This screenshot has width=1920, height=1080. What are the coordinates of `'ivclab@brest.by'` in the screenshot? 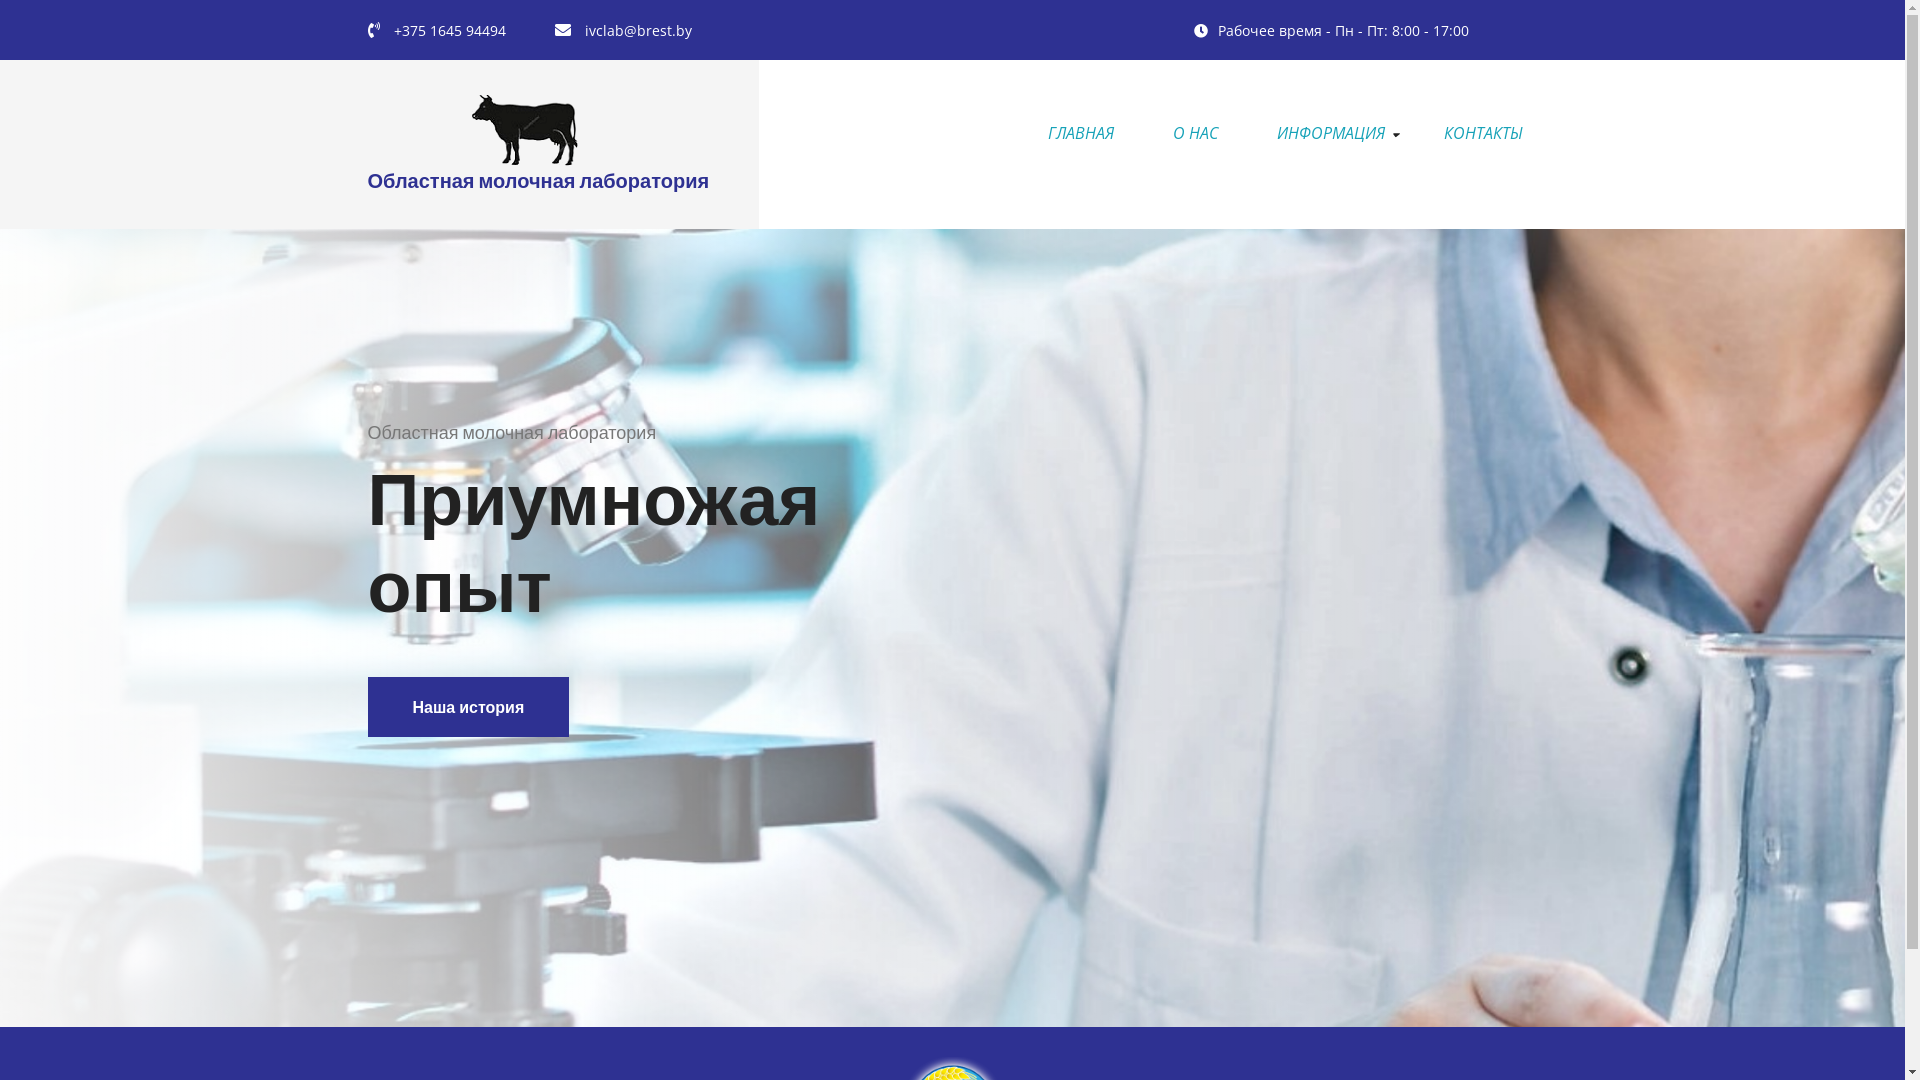 It's located at (583, 30).